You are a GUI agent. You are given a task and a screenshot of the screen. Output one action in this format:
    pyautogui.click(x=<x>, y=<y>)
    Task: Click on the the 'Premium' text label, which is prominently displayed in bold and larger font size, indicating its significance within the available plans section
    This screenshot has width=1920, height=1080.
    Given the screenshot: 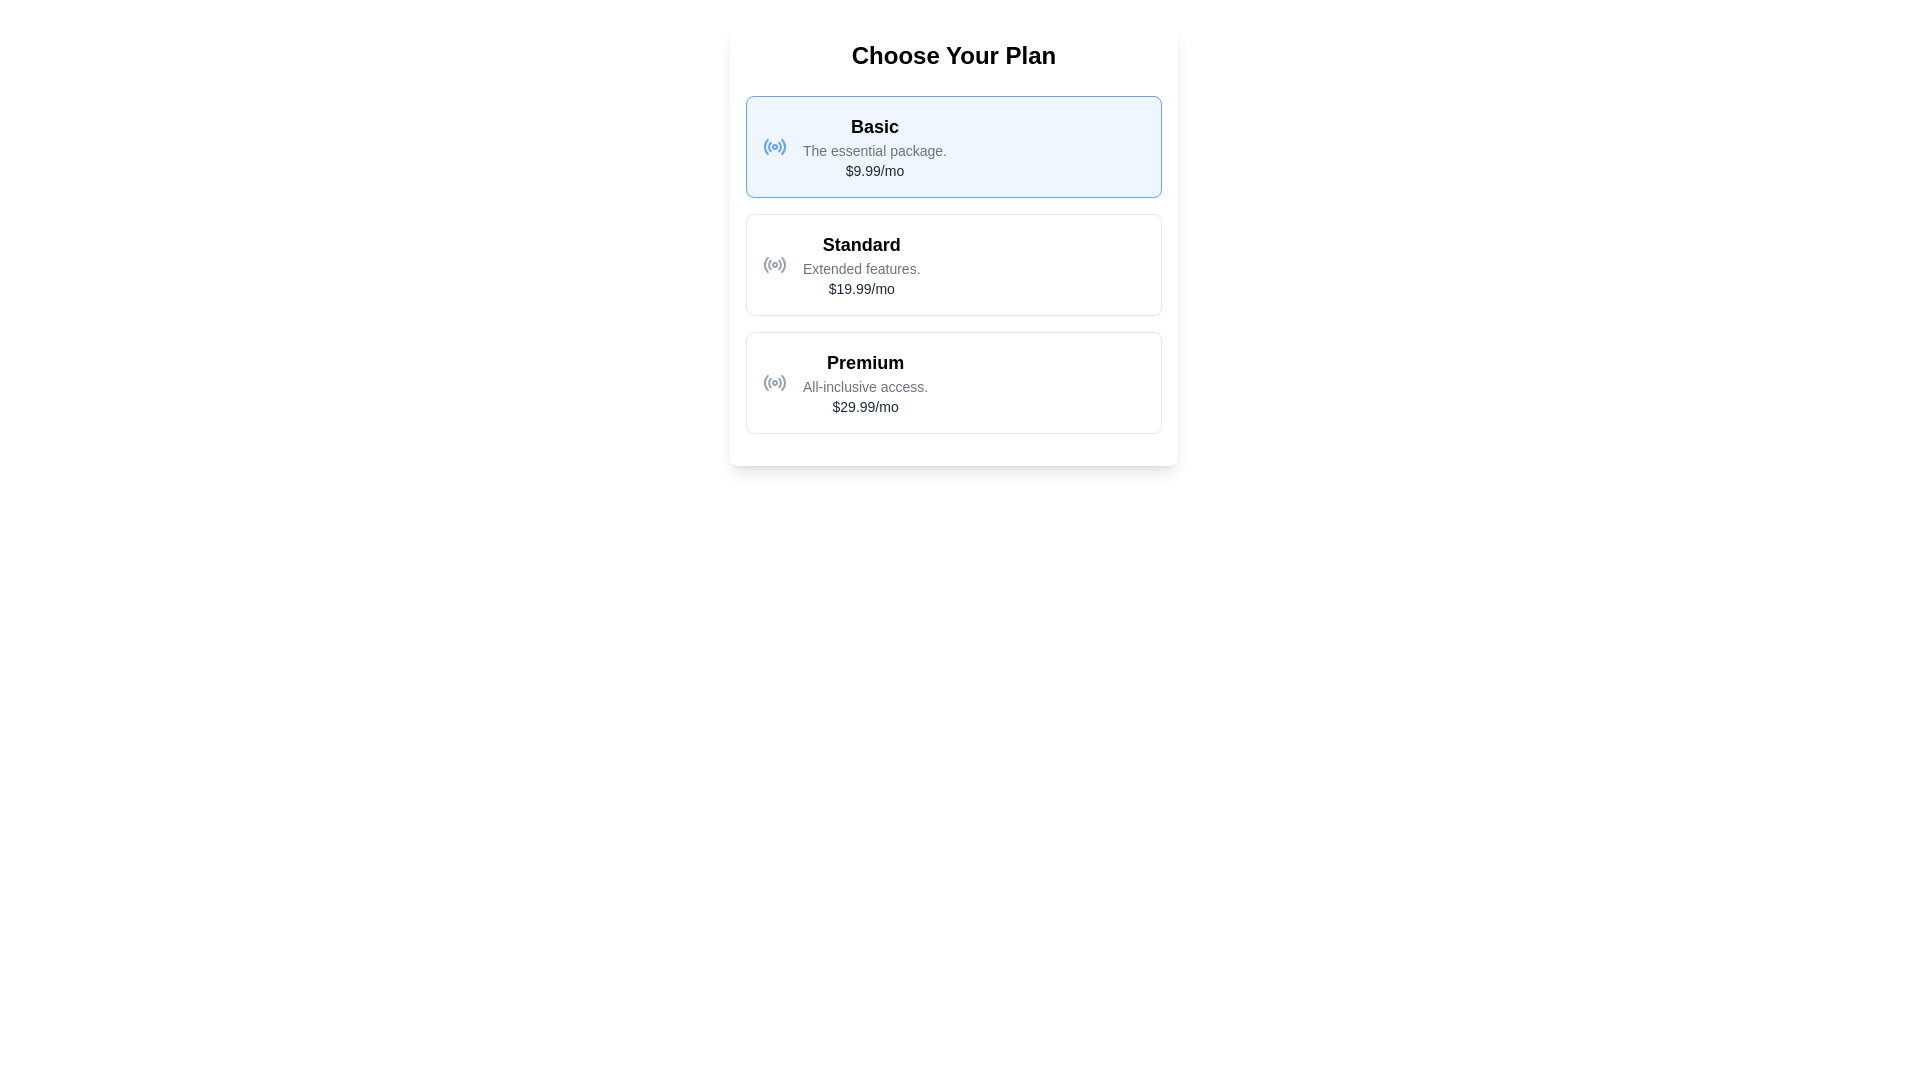 What is the action you would take?
    pyautogui.click(x=865, y=362)
    